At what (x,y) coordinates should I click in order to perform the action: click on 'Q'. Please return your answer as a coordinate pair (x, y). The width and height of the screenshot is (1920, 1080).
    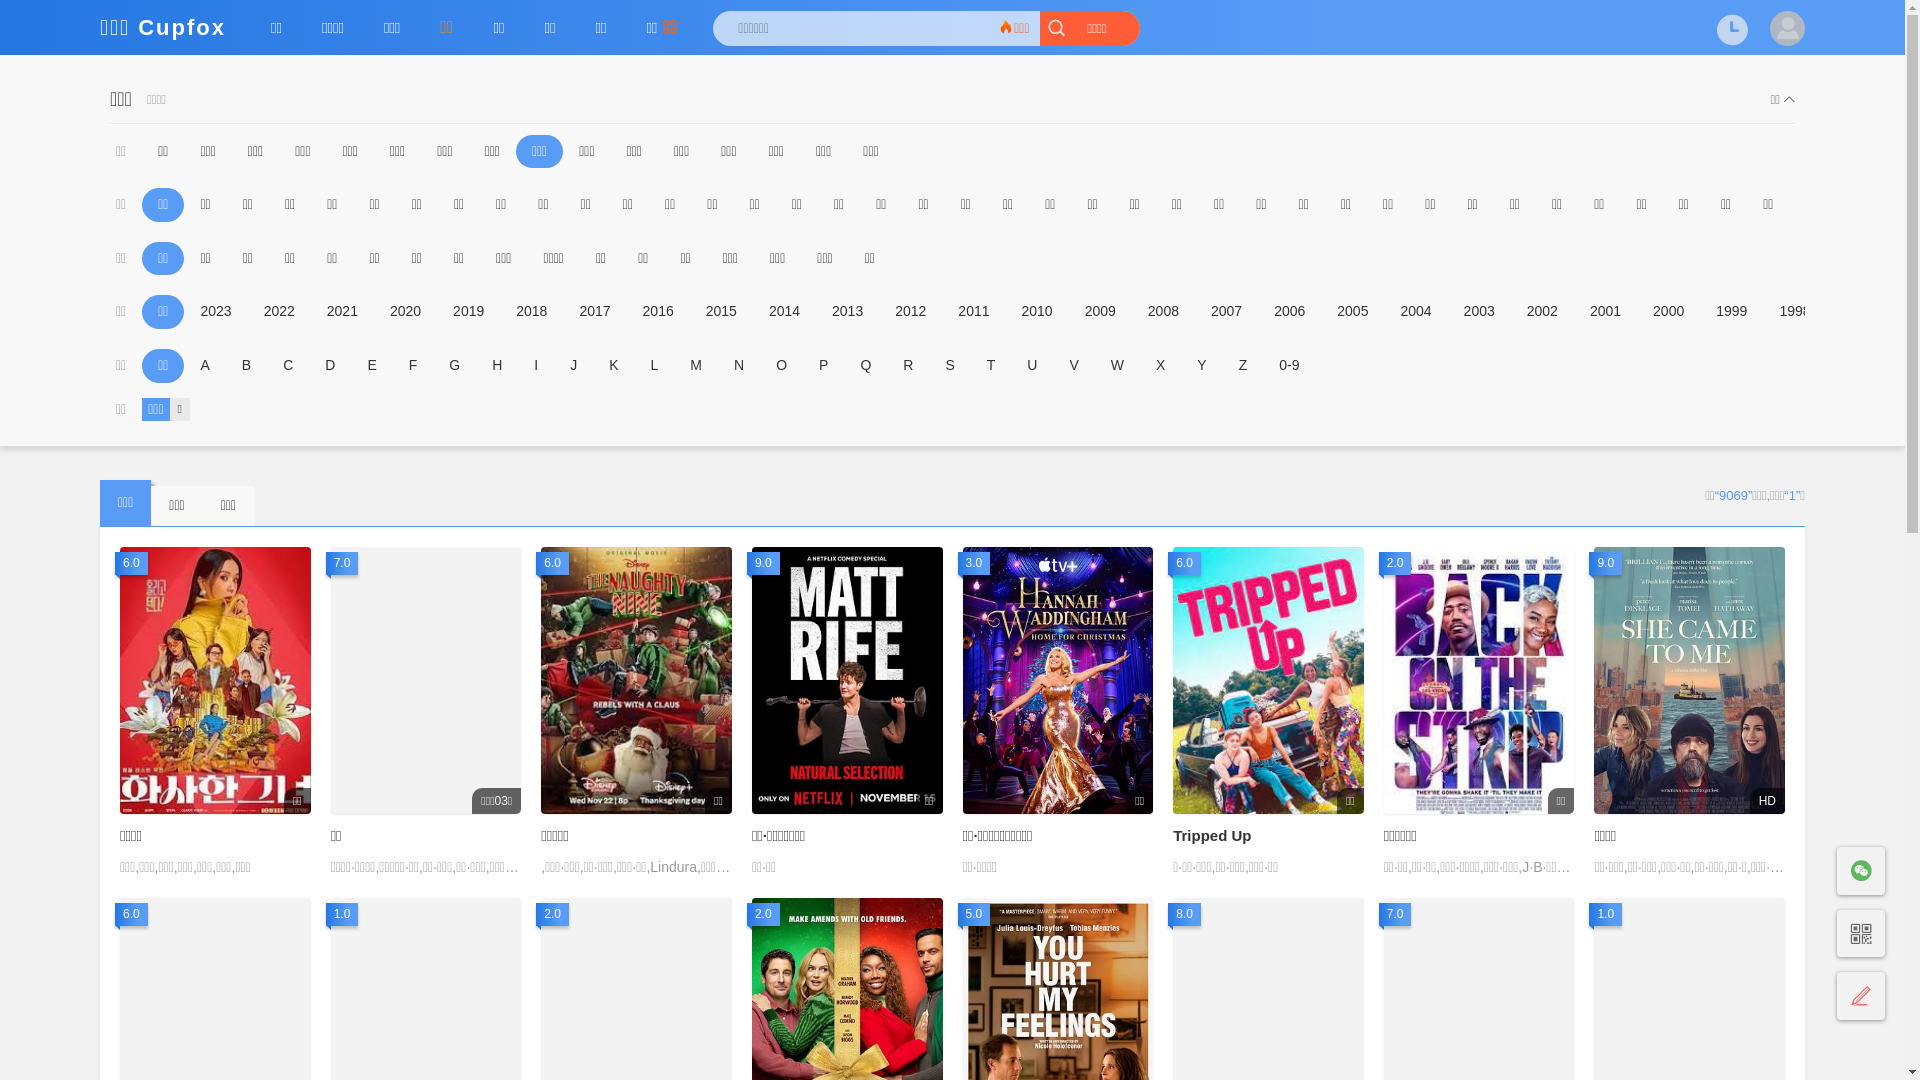
    Looking at the image, I should click on (865, 366).